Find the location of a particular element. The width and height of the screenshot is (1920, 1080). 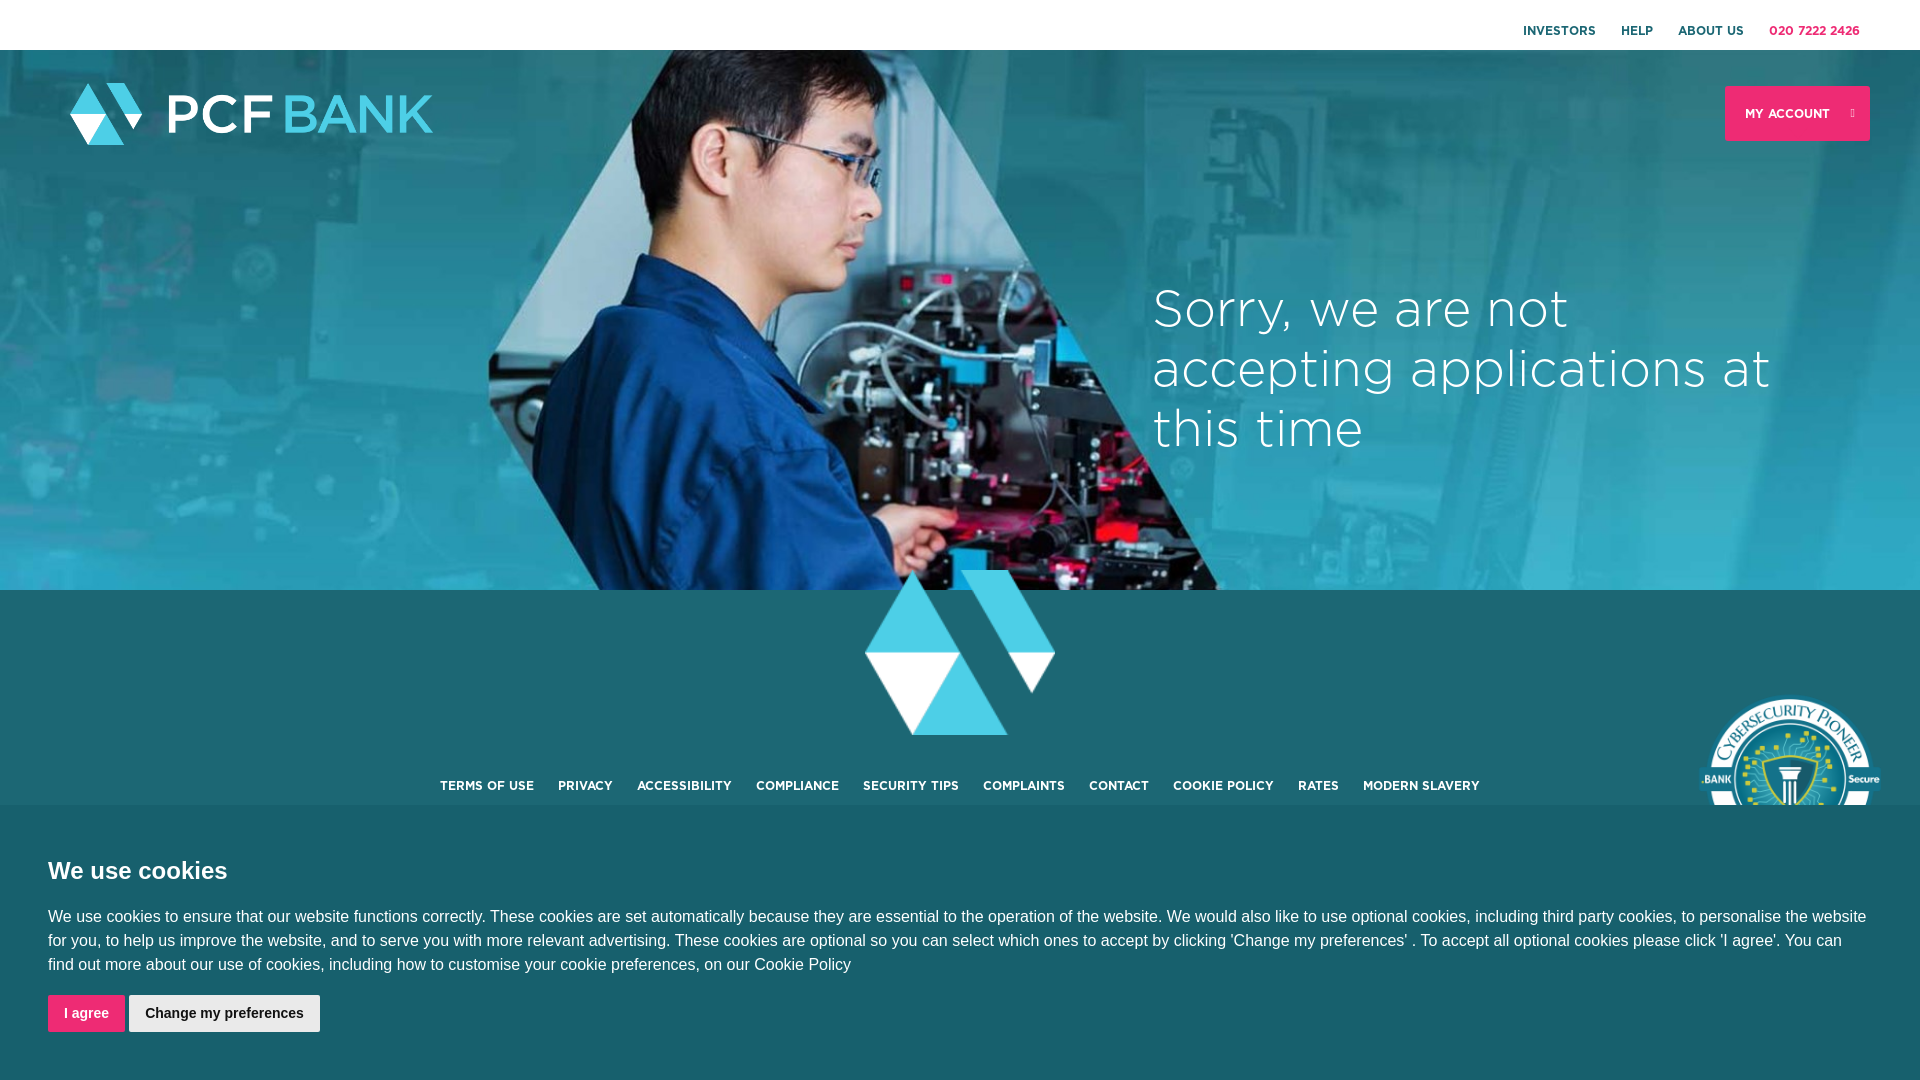

'I agree' is located at coordinates (85, 1013).